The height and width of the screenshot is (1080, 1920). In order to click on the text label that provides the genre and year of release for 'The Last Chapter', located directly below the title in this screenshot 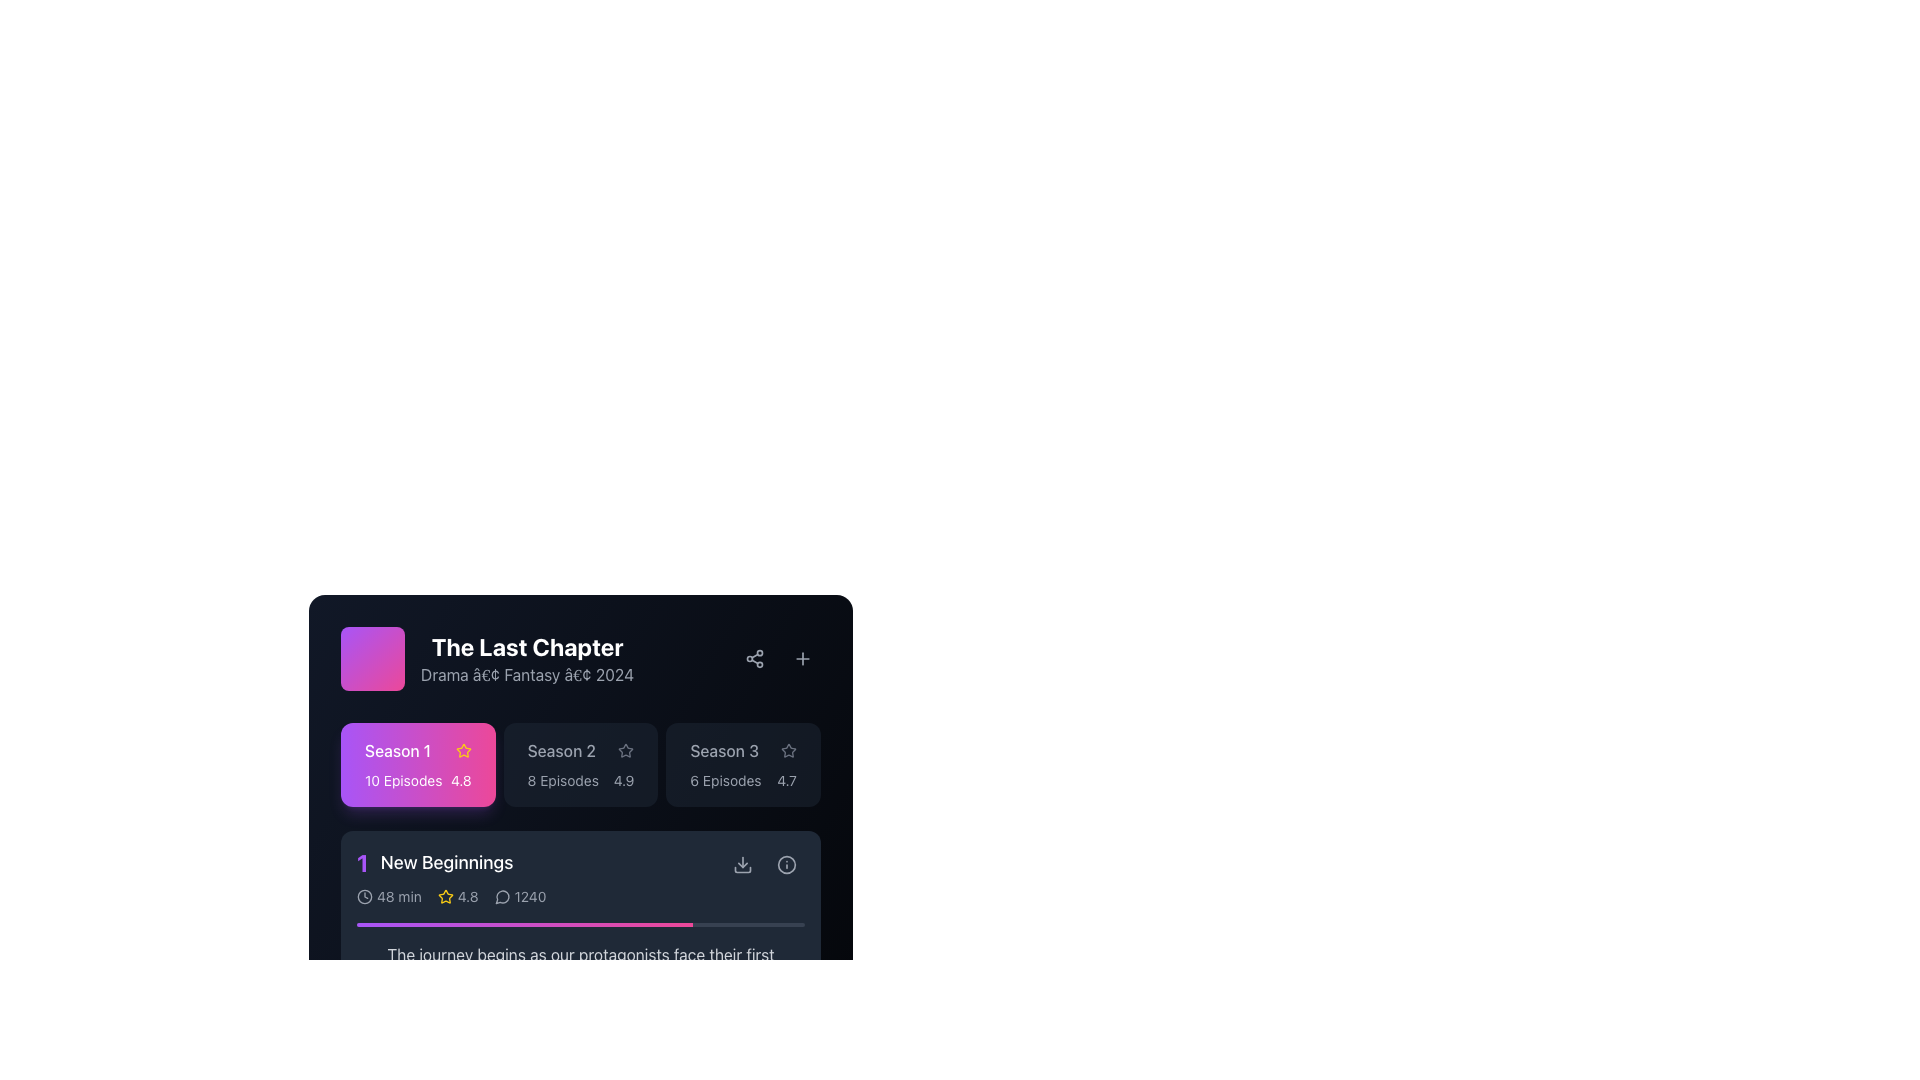, I will do `click(527, 675)`.